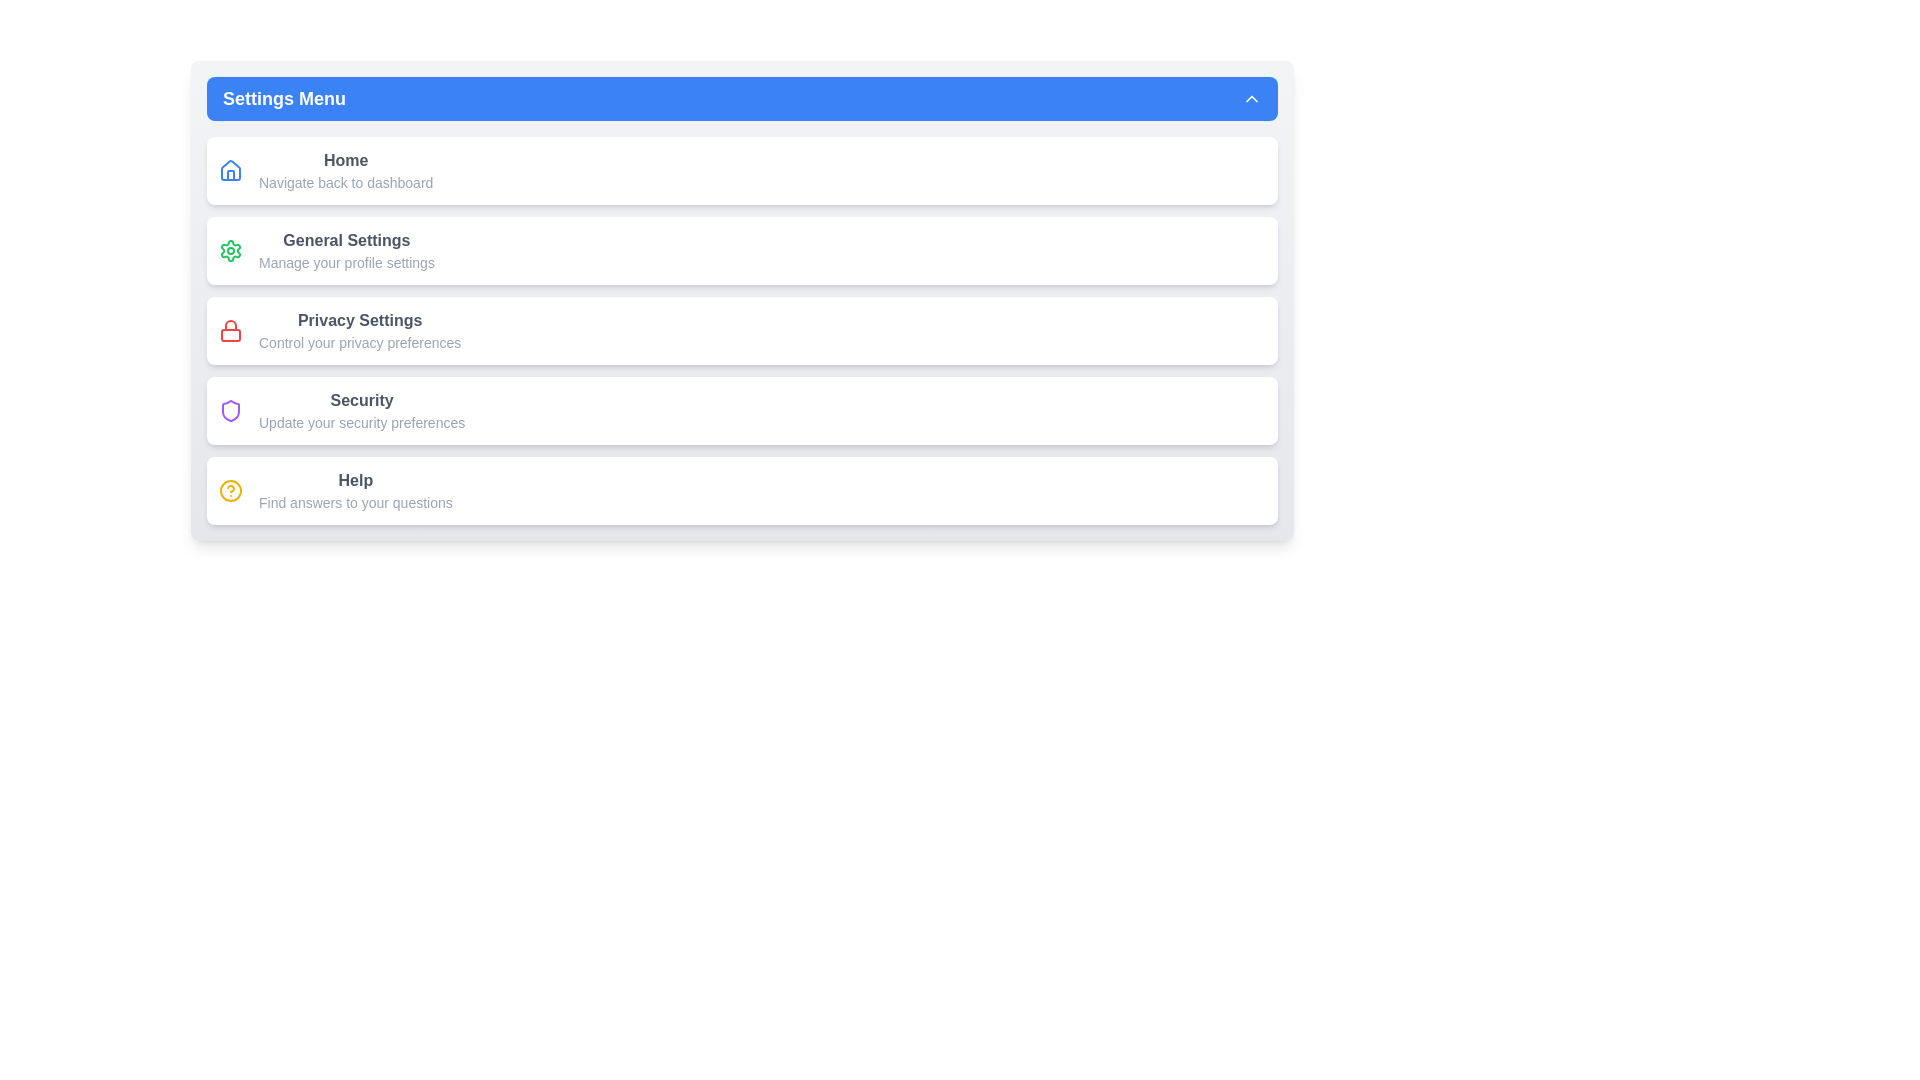 The height and width of the screenshot is (1080, 1920). Describe the element at coordinates (362, 410) in the screenshot. I see `the 'Security' section header with the subtitle 'Update your security preferences' in the Settings Menu` at that location.